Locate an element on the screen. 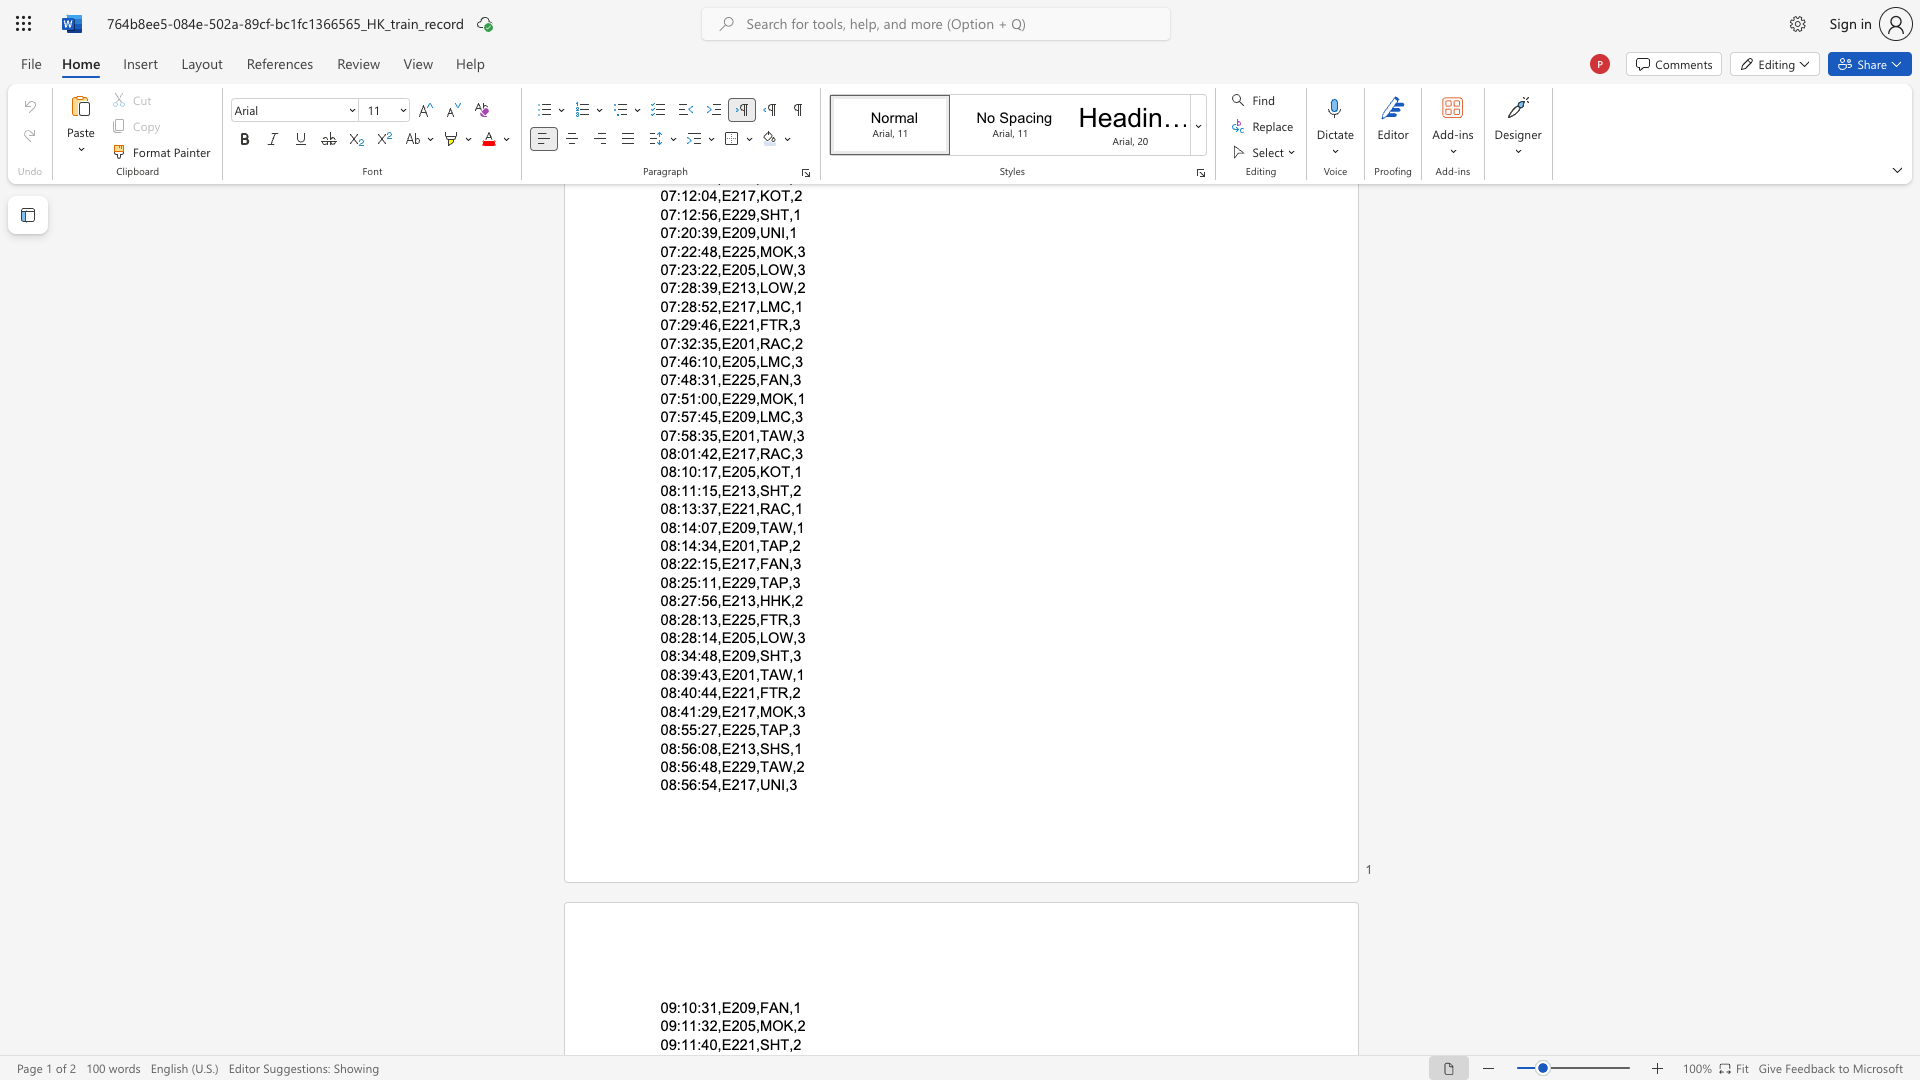 The height and width of the screenshot is (1080, 1920). the subset text "08:56:08,E213,SHS" within the text "08:56:08,E213,SHS,1" is located at coordinates (660, 748).